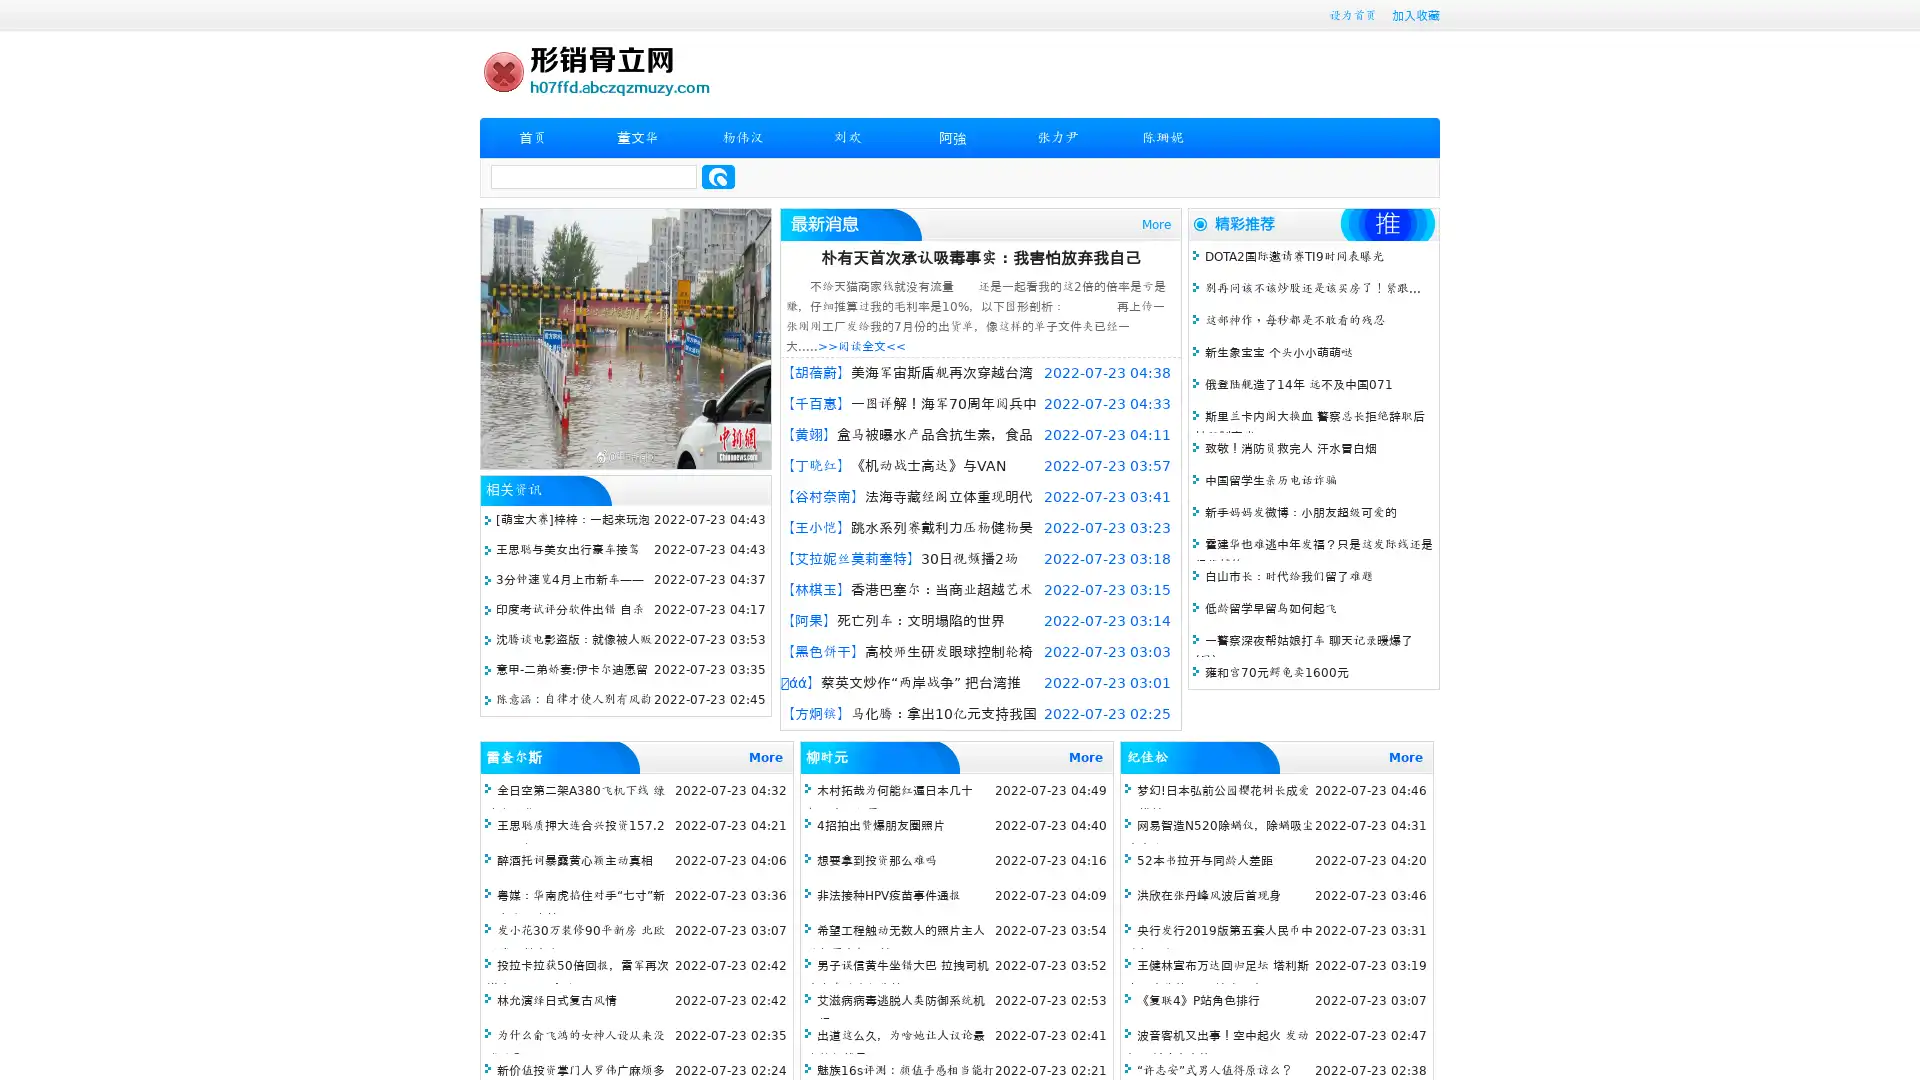 This screenshot has width=1920, height=1080. What do you see at coordinates (718, 176) in the screenshot?
I see `Search` at bounding box center [718, 176].